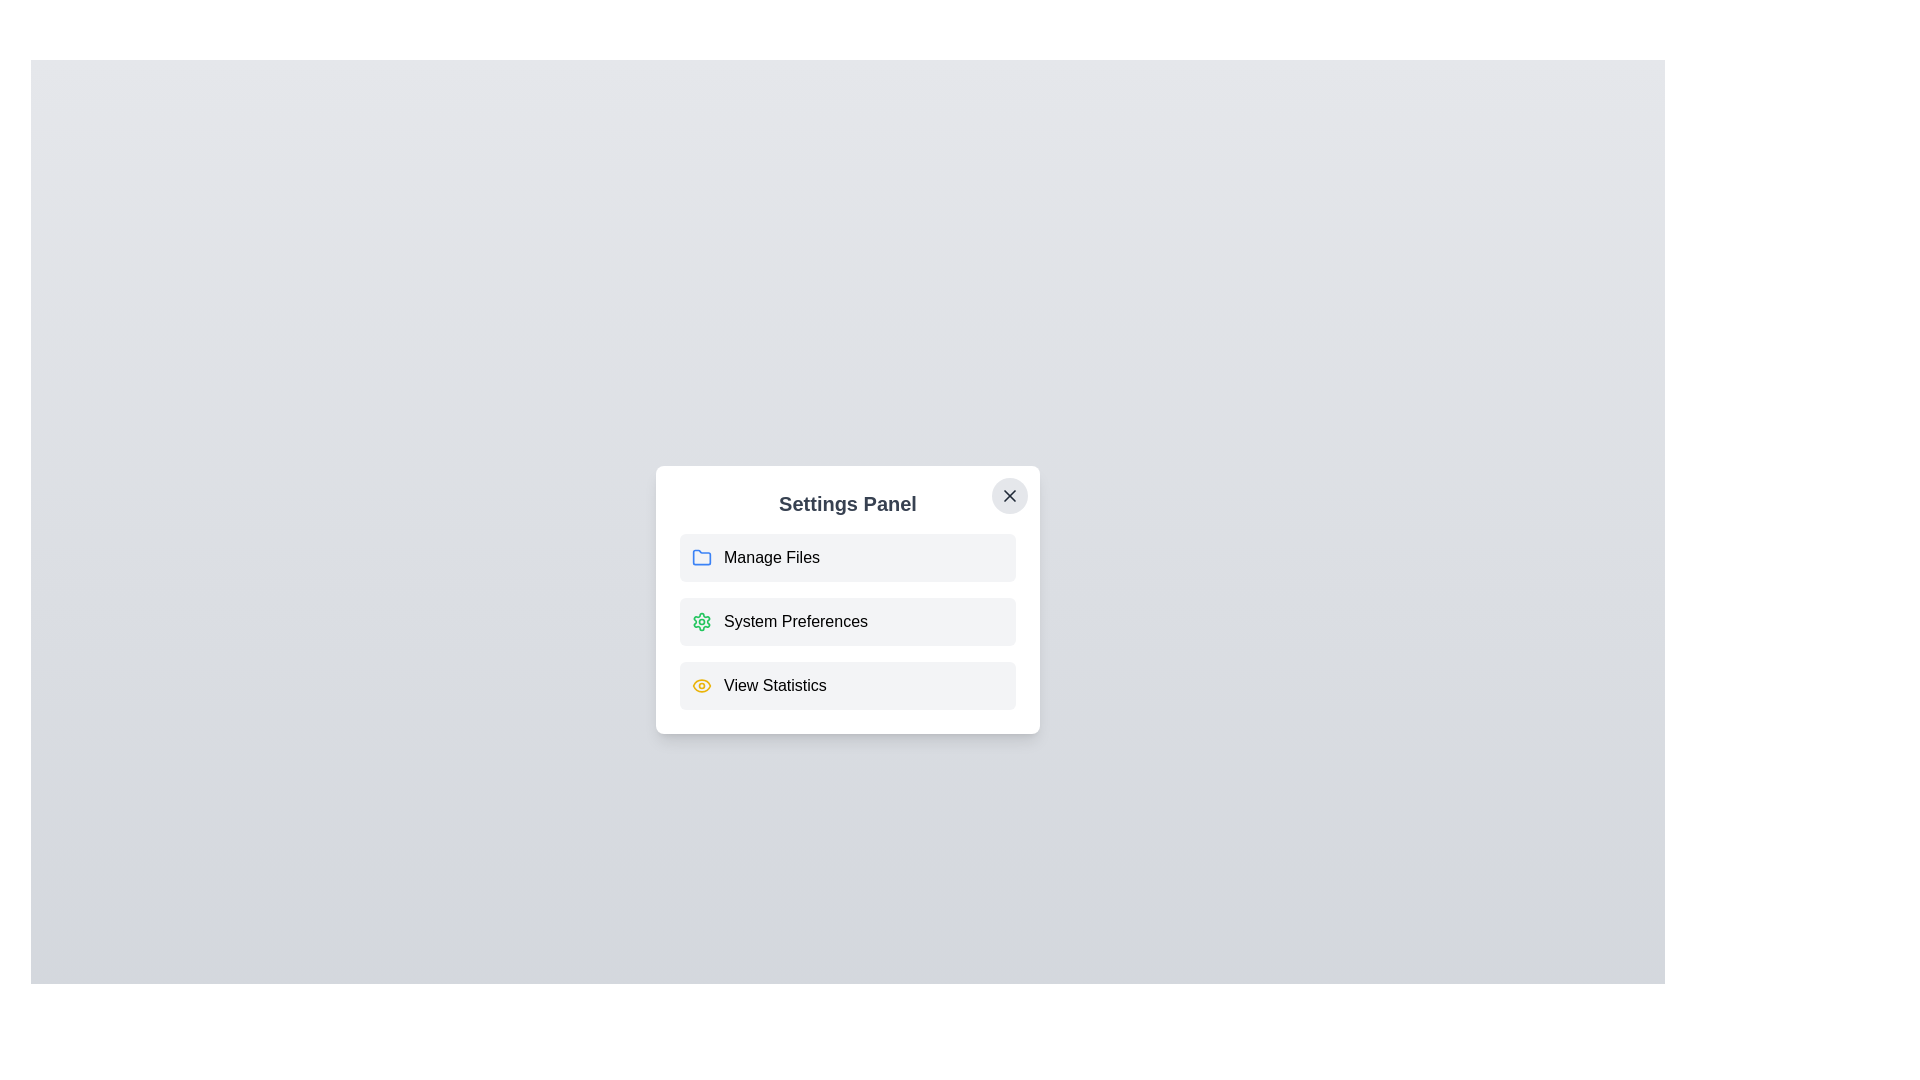  Describe the element at coordinates (701, 556) in the screenshot. I see `the blue folder icon located at the beginning of the 'Manage Files' option in the settings panel` at that location.